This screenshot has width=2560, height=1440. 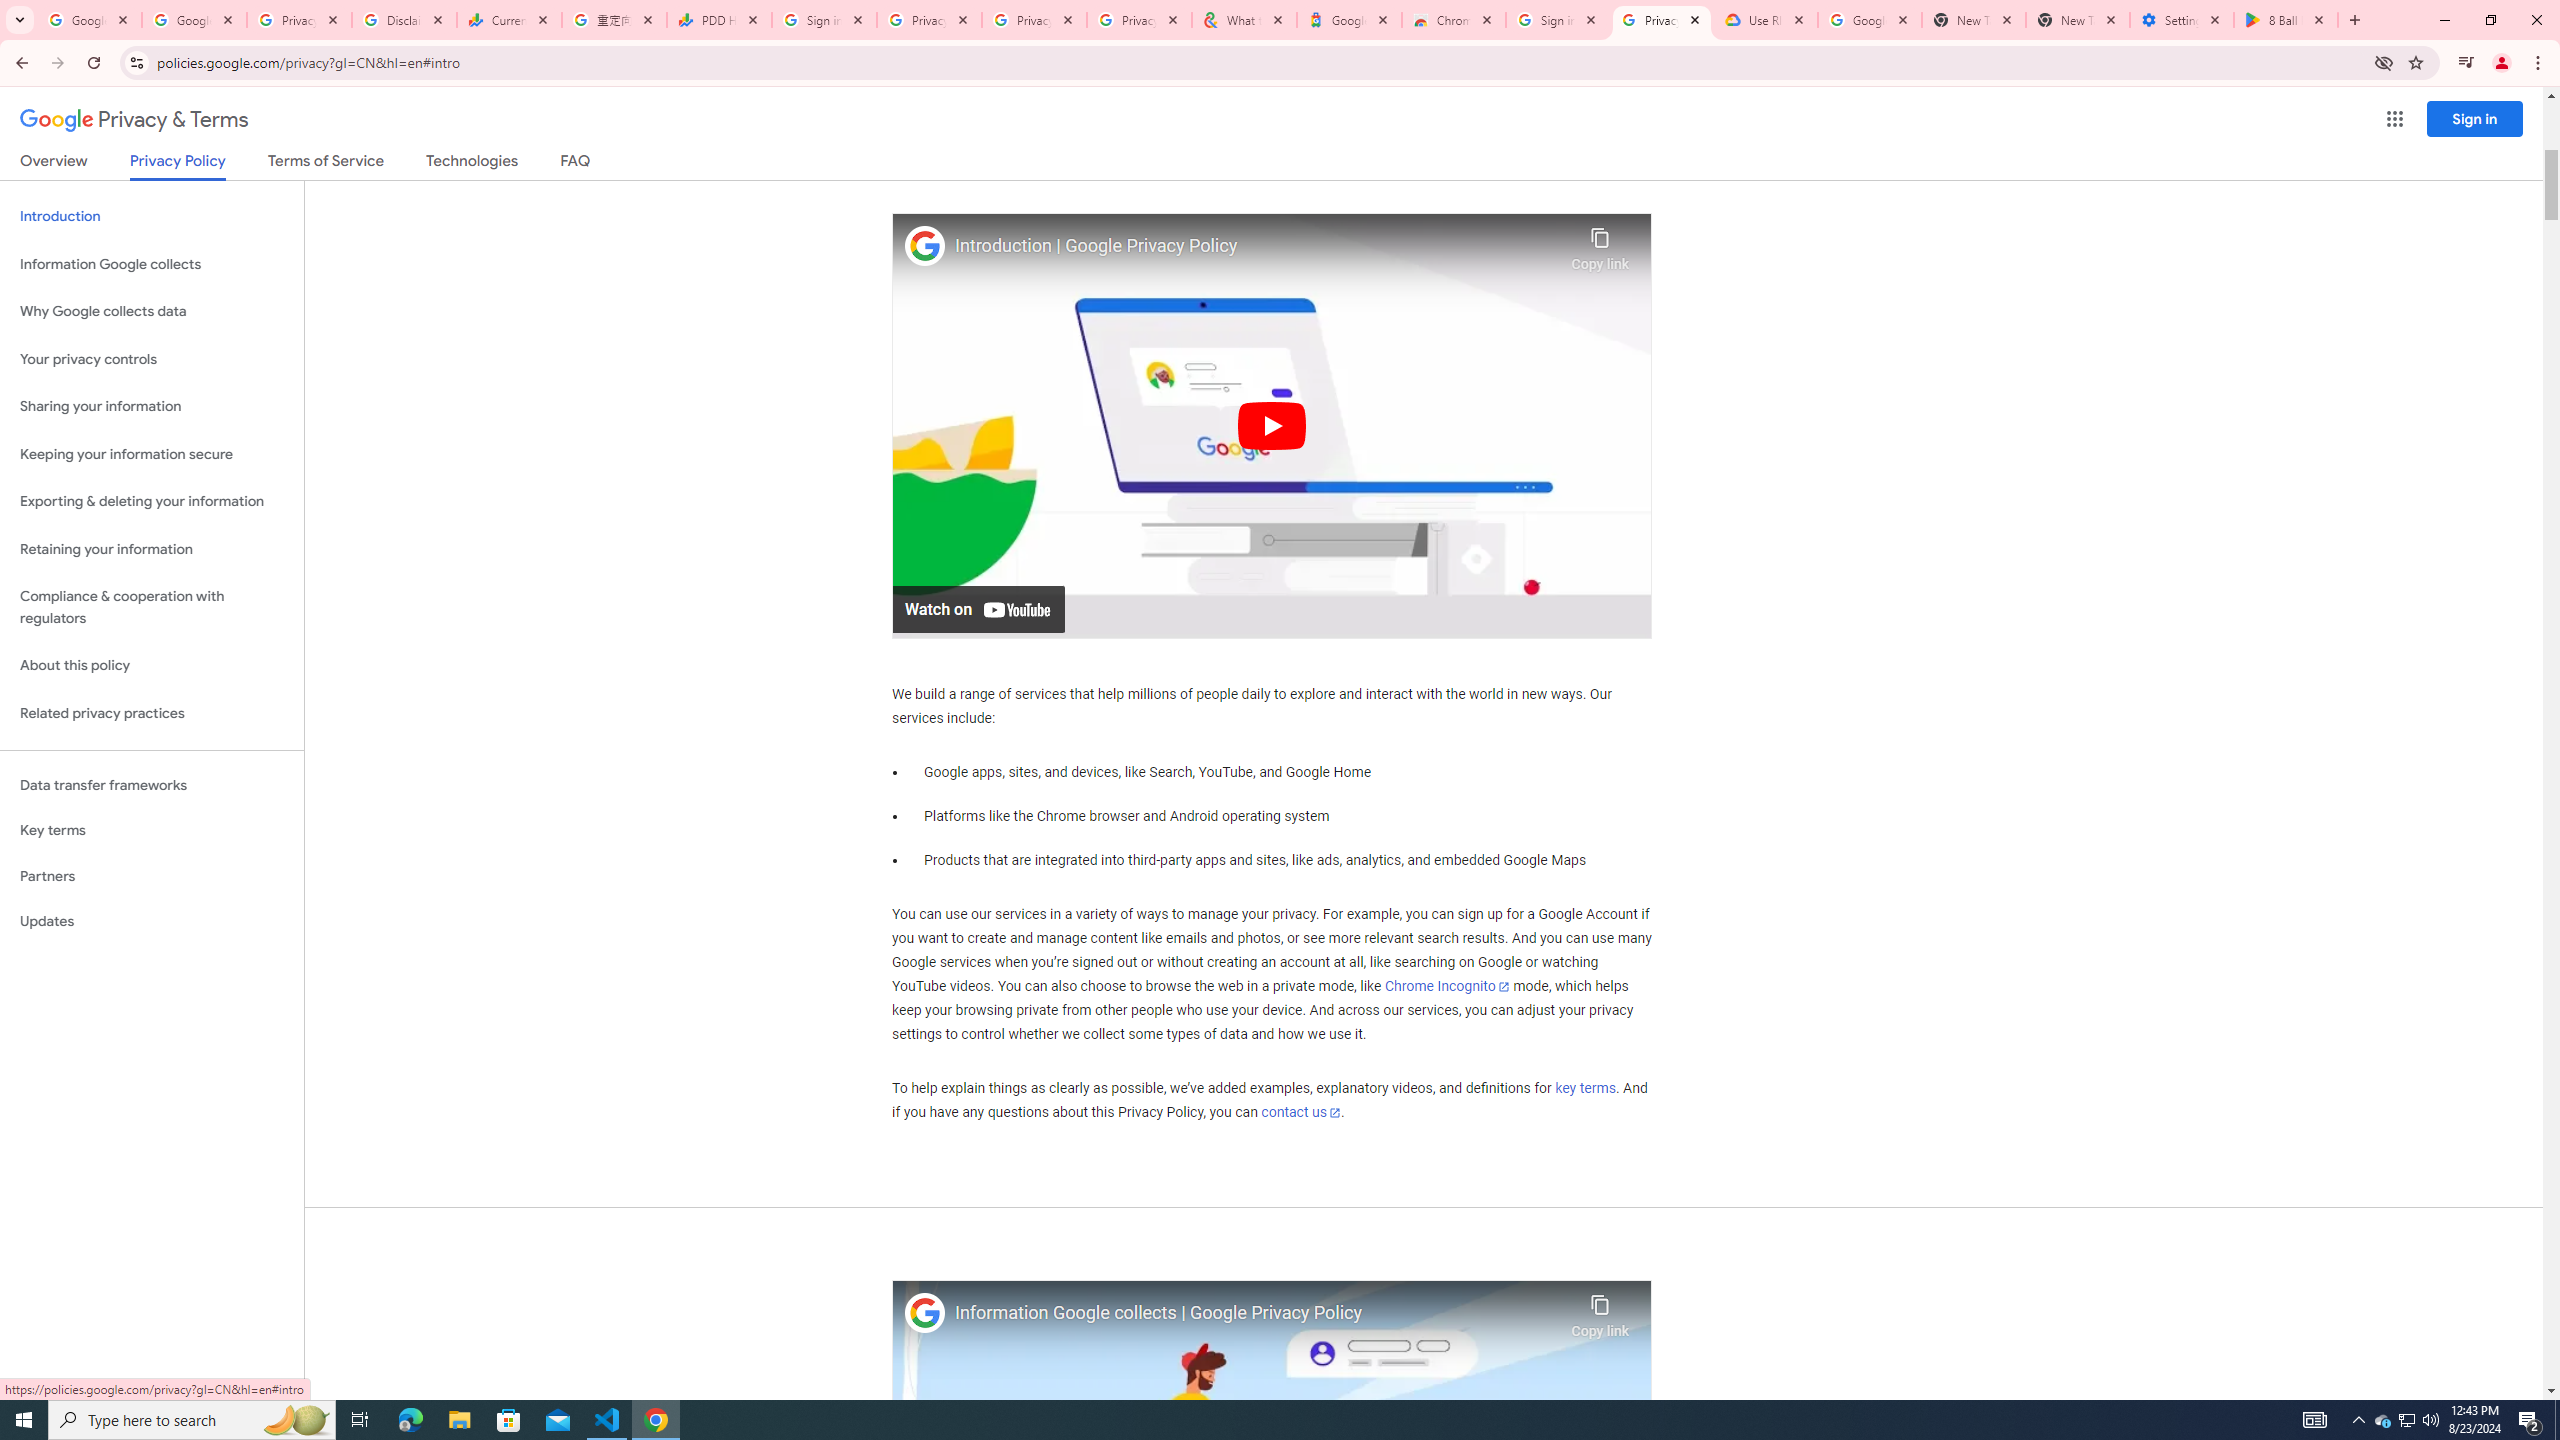 What do you see at coordinates (1257, 1313) in the screenshot?
I see `'Information Google collects | Google Privacy Policy'` at bounding box center [1257, 1313].